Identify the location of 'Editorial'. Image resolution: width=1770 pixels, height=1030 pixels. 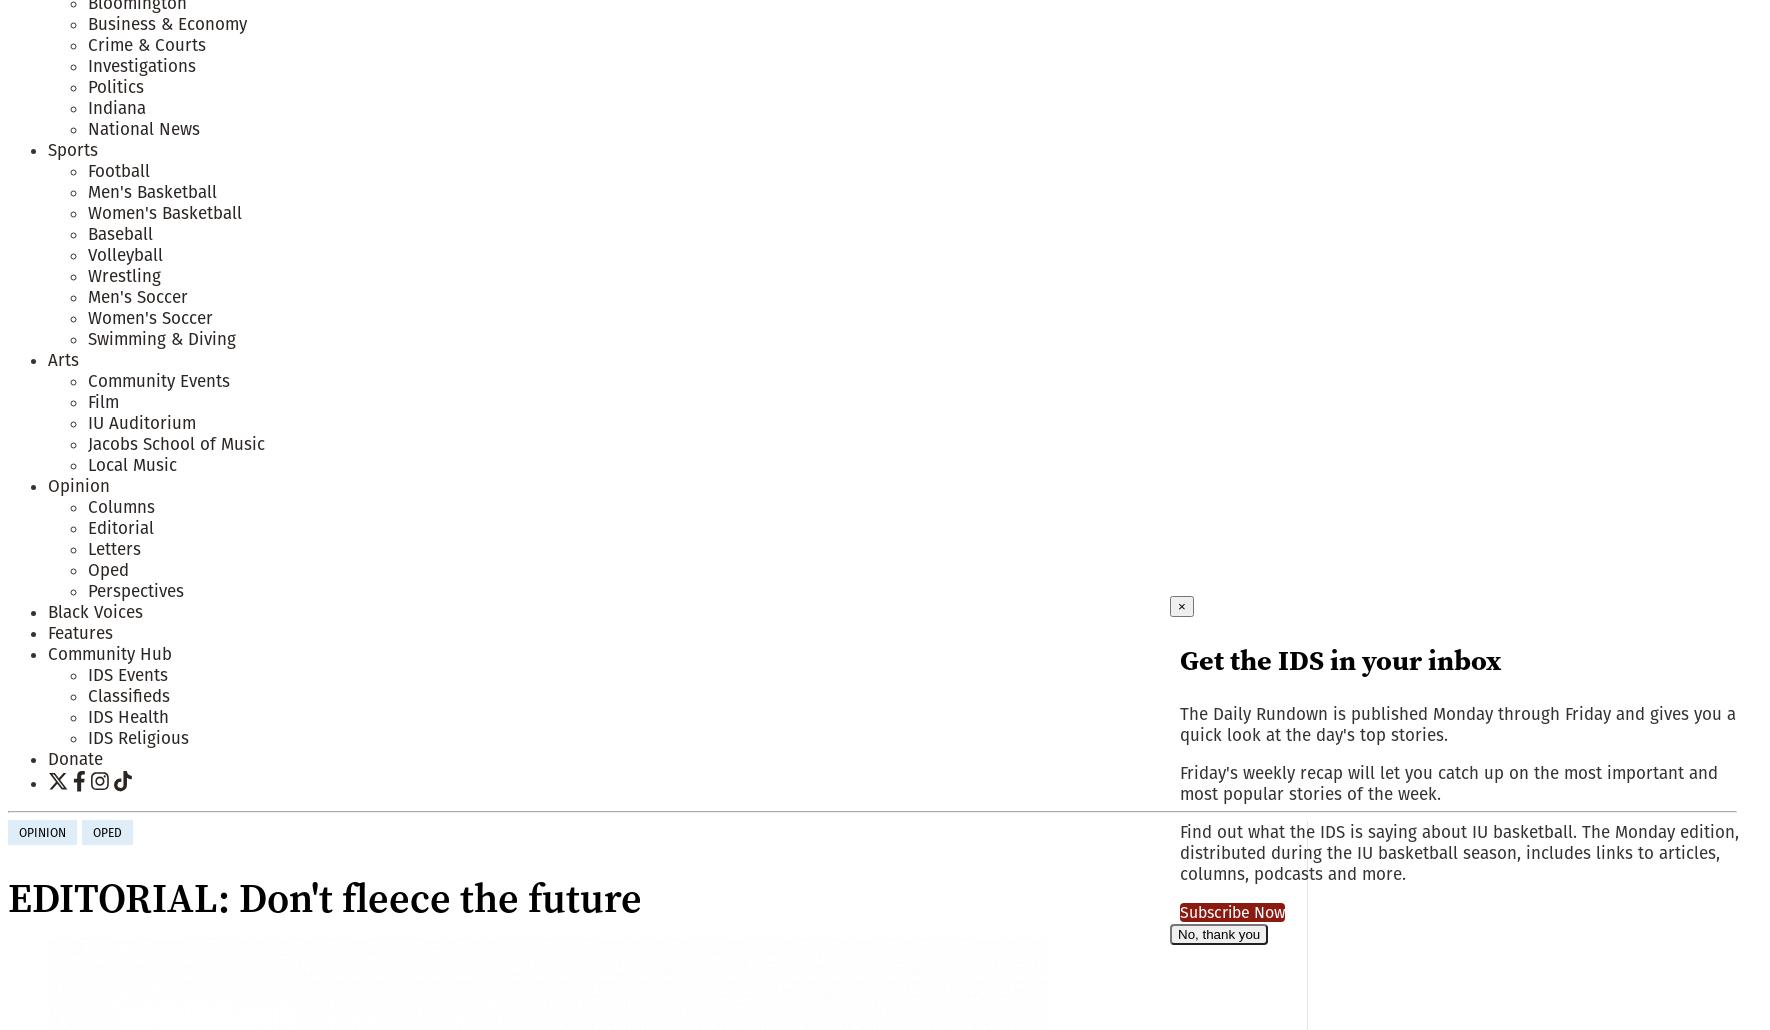
(120, 527).